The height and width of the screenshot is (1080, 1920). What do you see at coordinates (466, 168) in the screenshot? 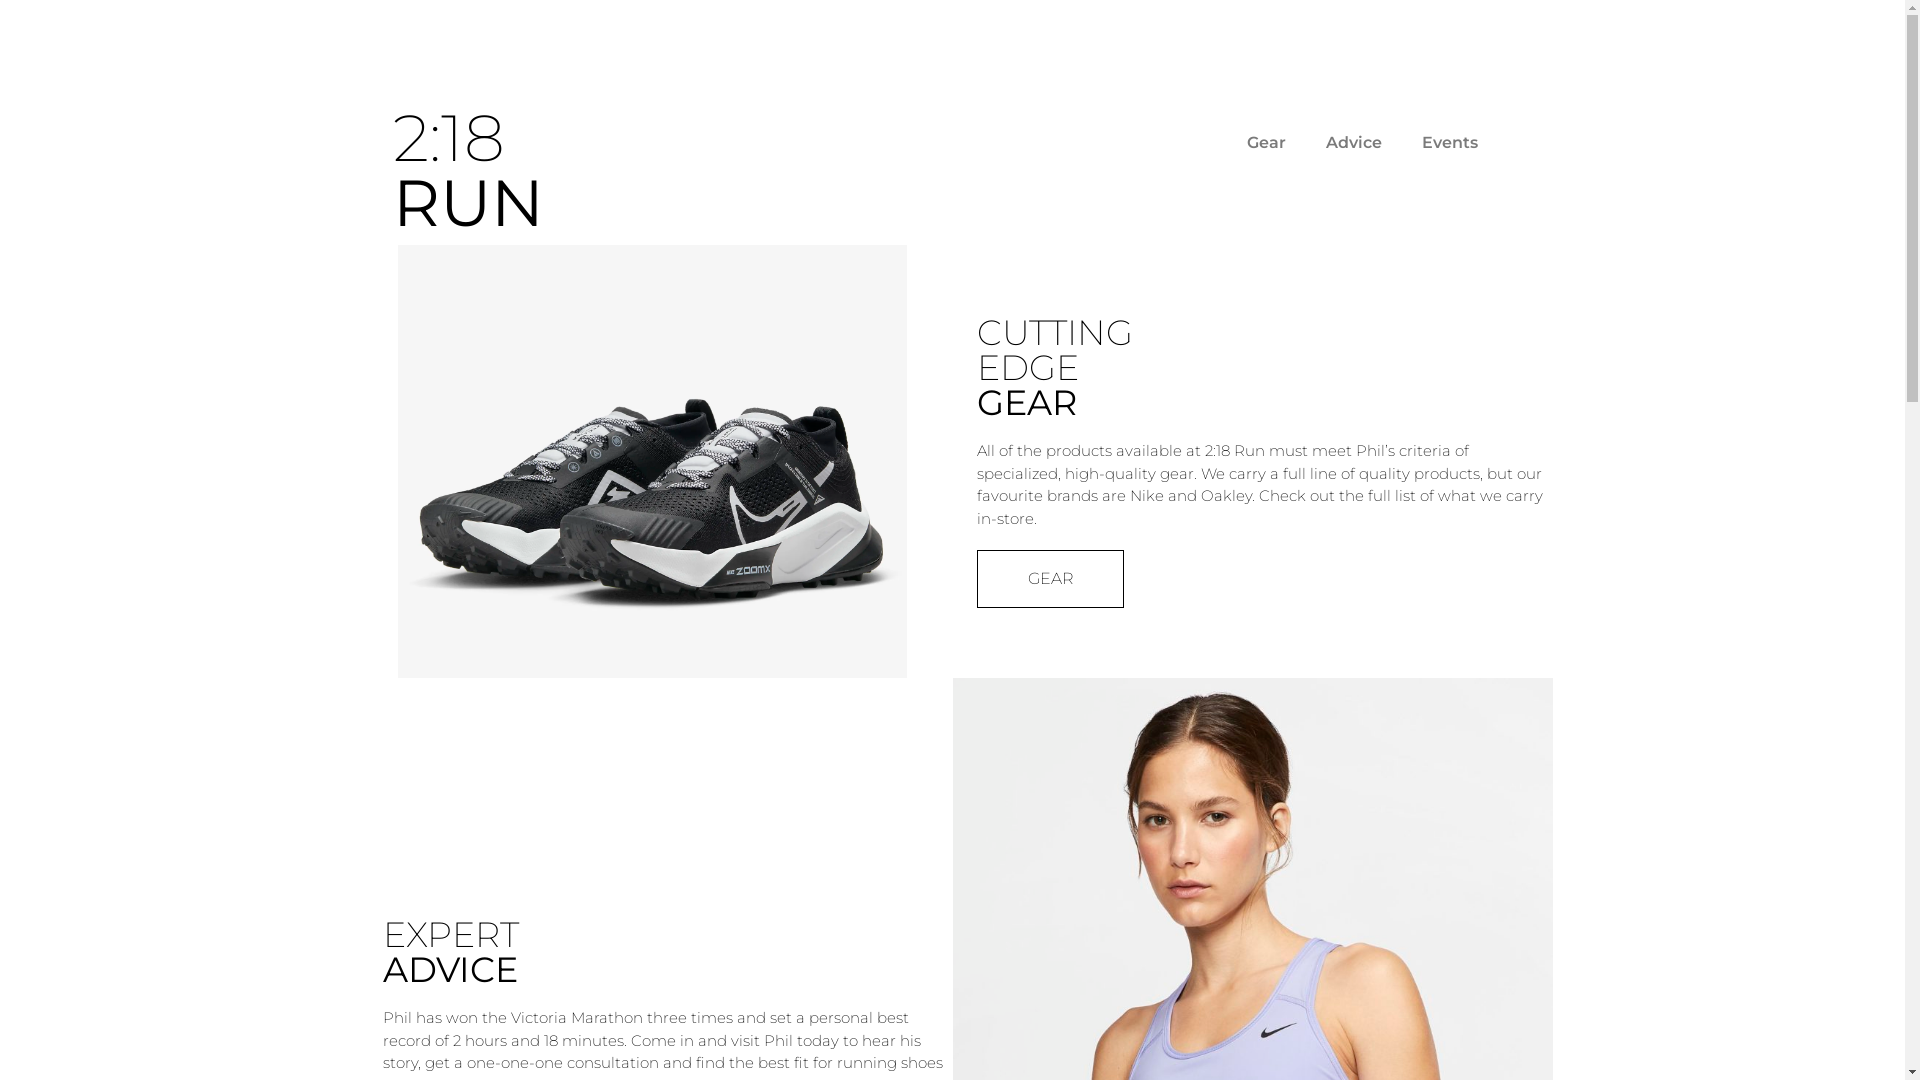
I see `'2:18` at bounding box center [466, 168].